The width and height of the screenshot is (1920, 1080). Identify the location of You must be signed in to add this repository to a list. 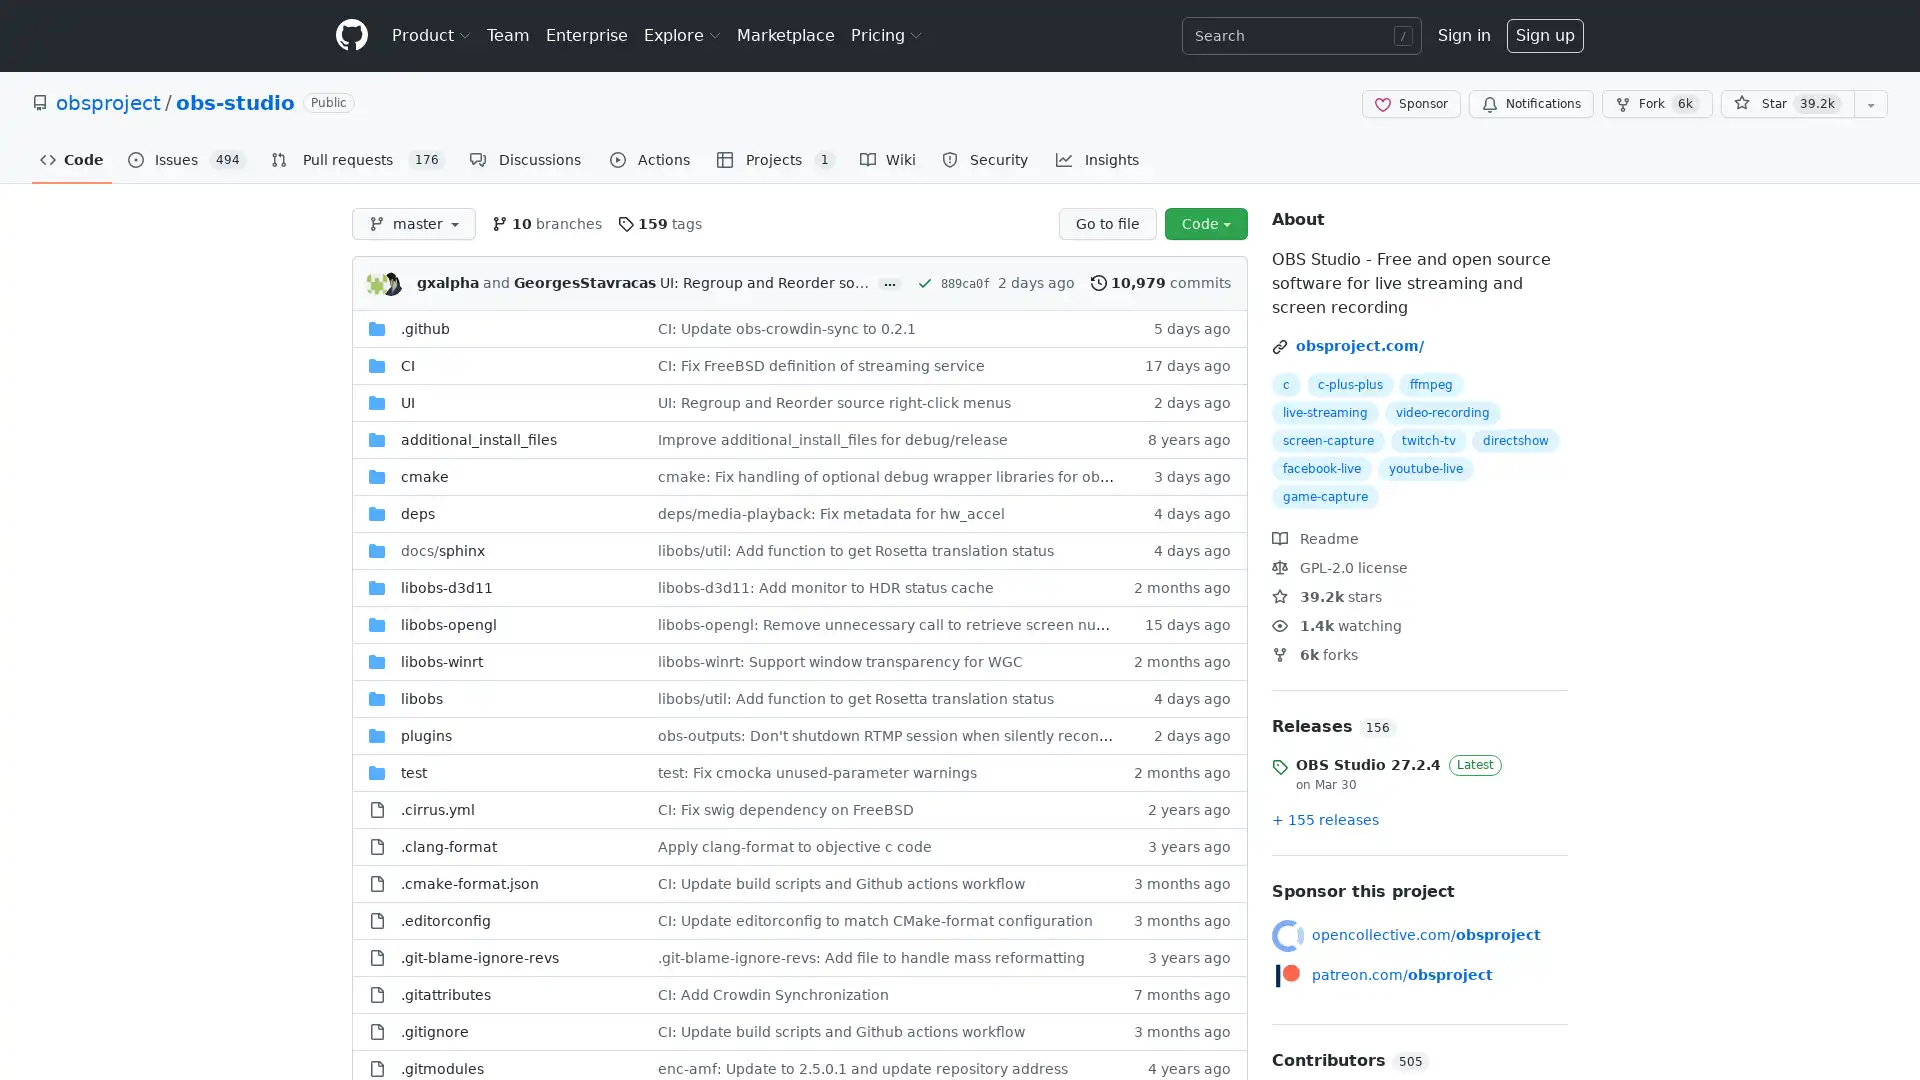
(1870, 104).